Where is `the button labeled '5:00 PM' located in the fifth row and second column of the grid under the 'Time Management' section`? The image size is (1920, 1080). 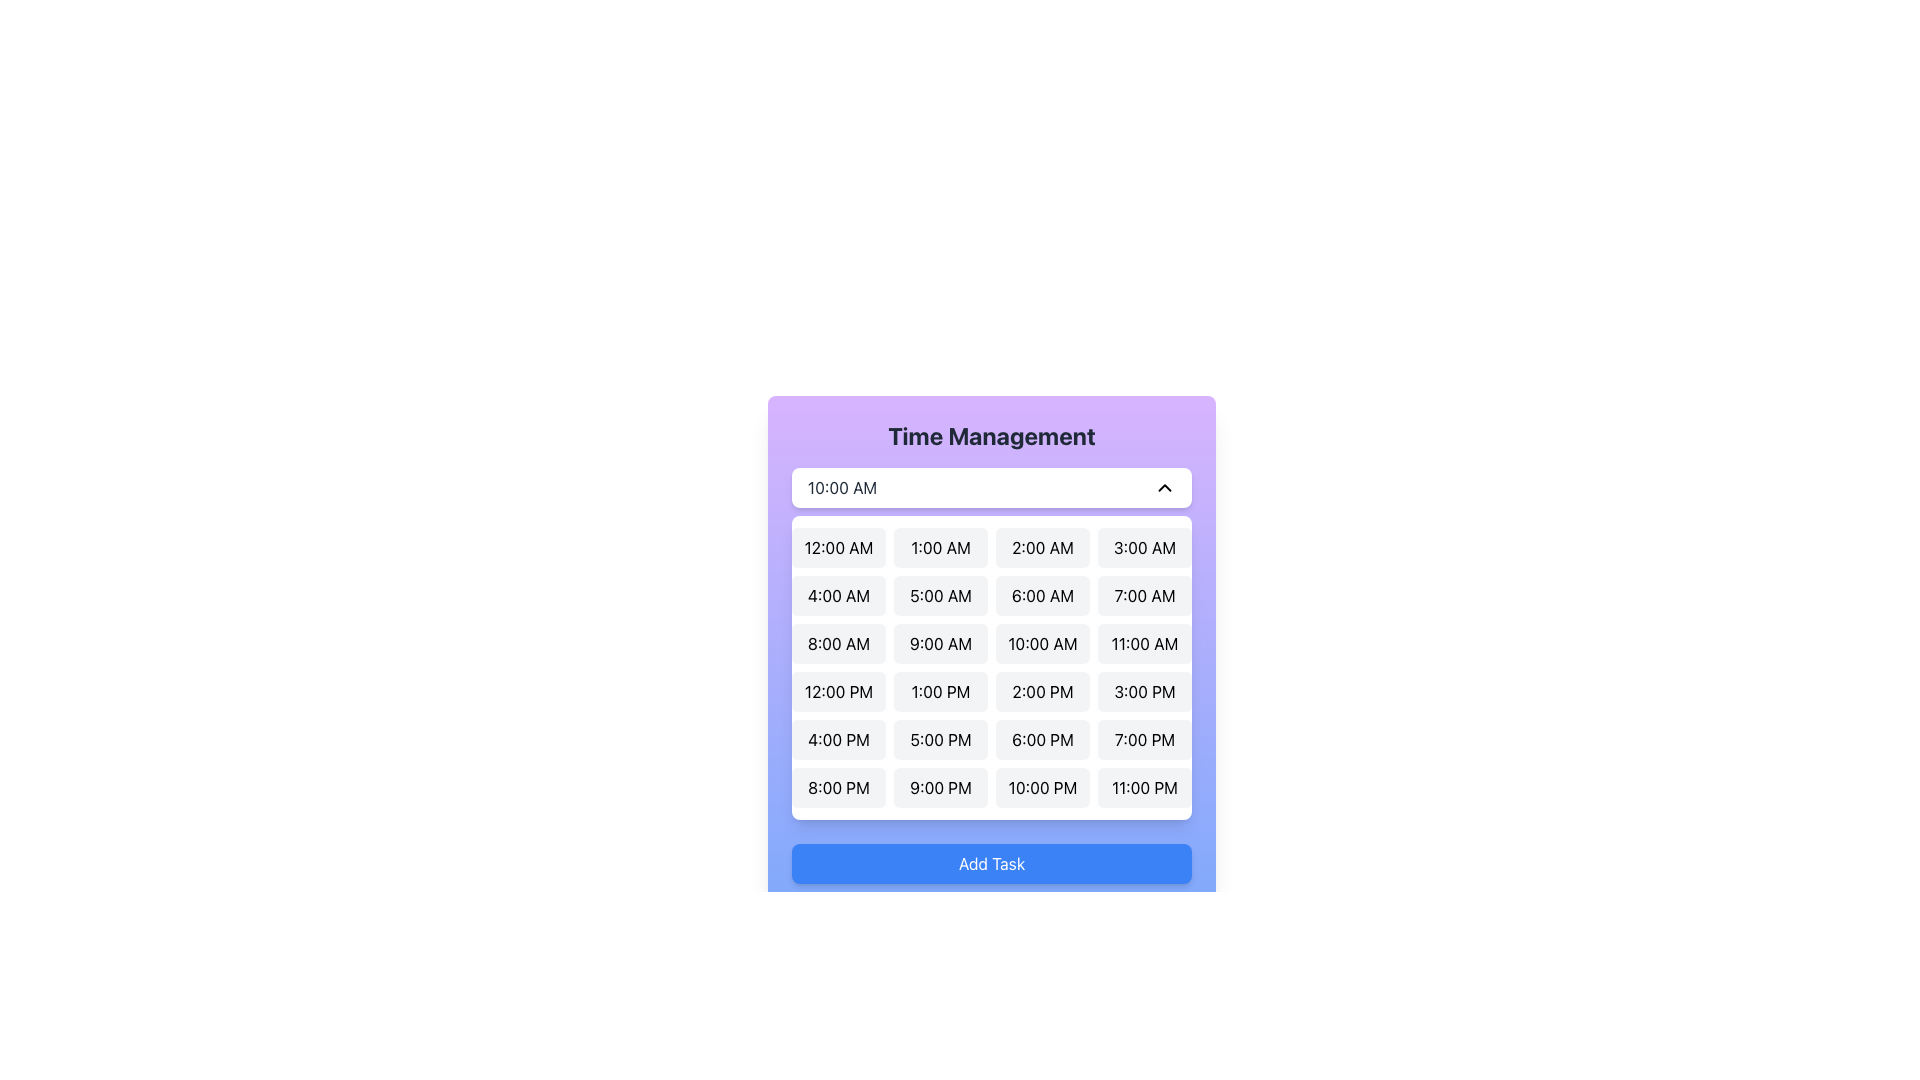
the button labeled '5:00 PM' located in the fifth row and second column of the grid under the 'Time Management' section is located at coordinates (939, 740).